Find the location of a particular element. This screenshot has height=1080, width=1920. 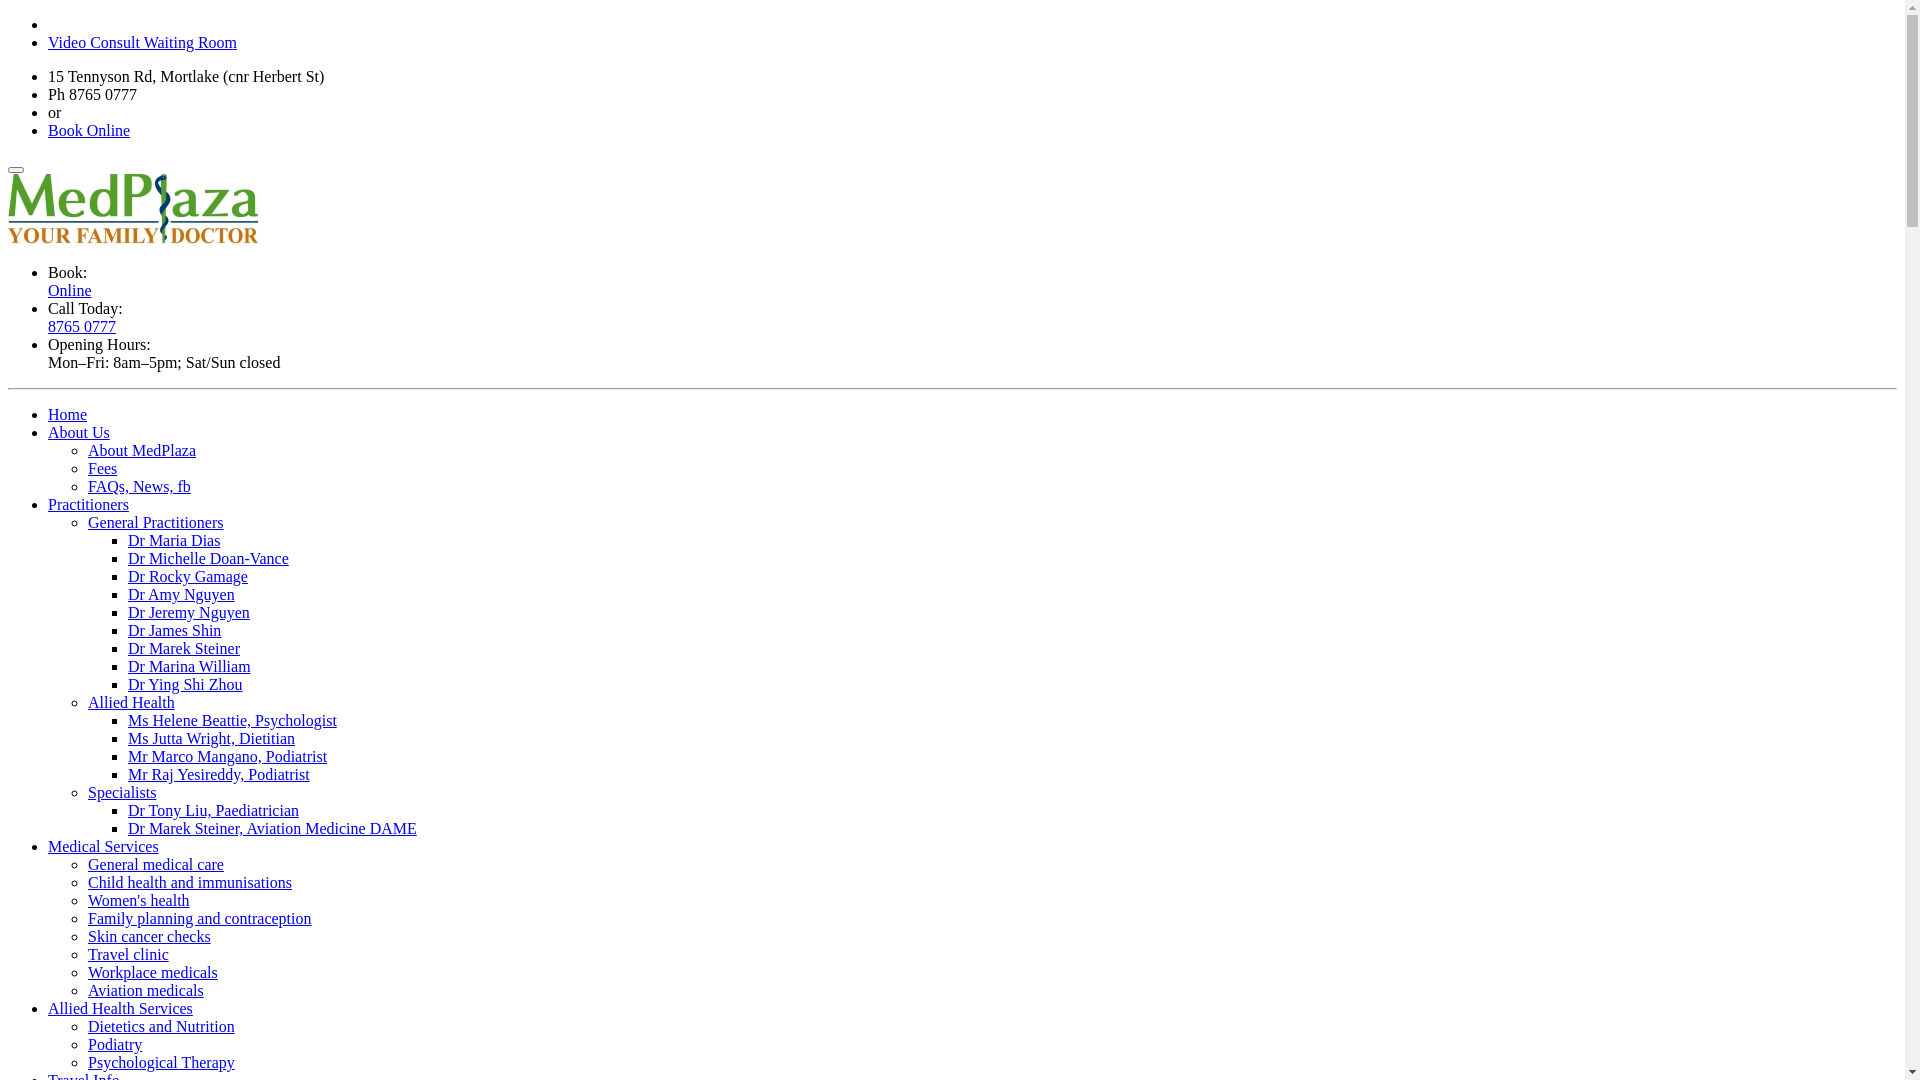

'Specialists' is located at coordinates (120, 791).